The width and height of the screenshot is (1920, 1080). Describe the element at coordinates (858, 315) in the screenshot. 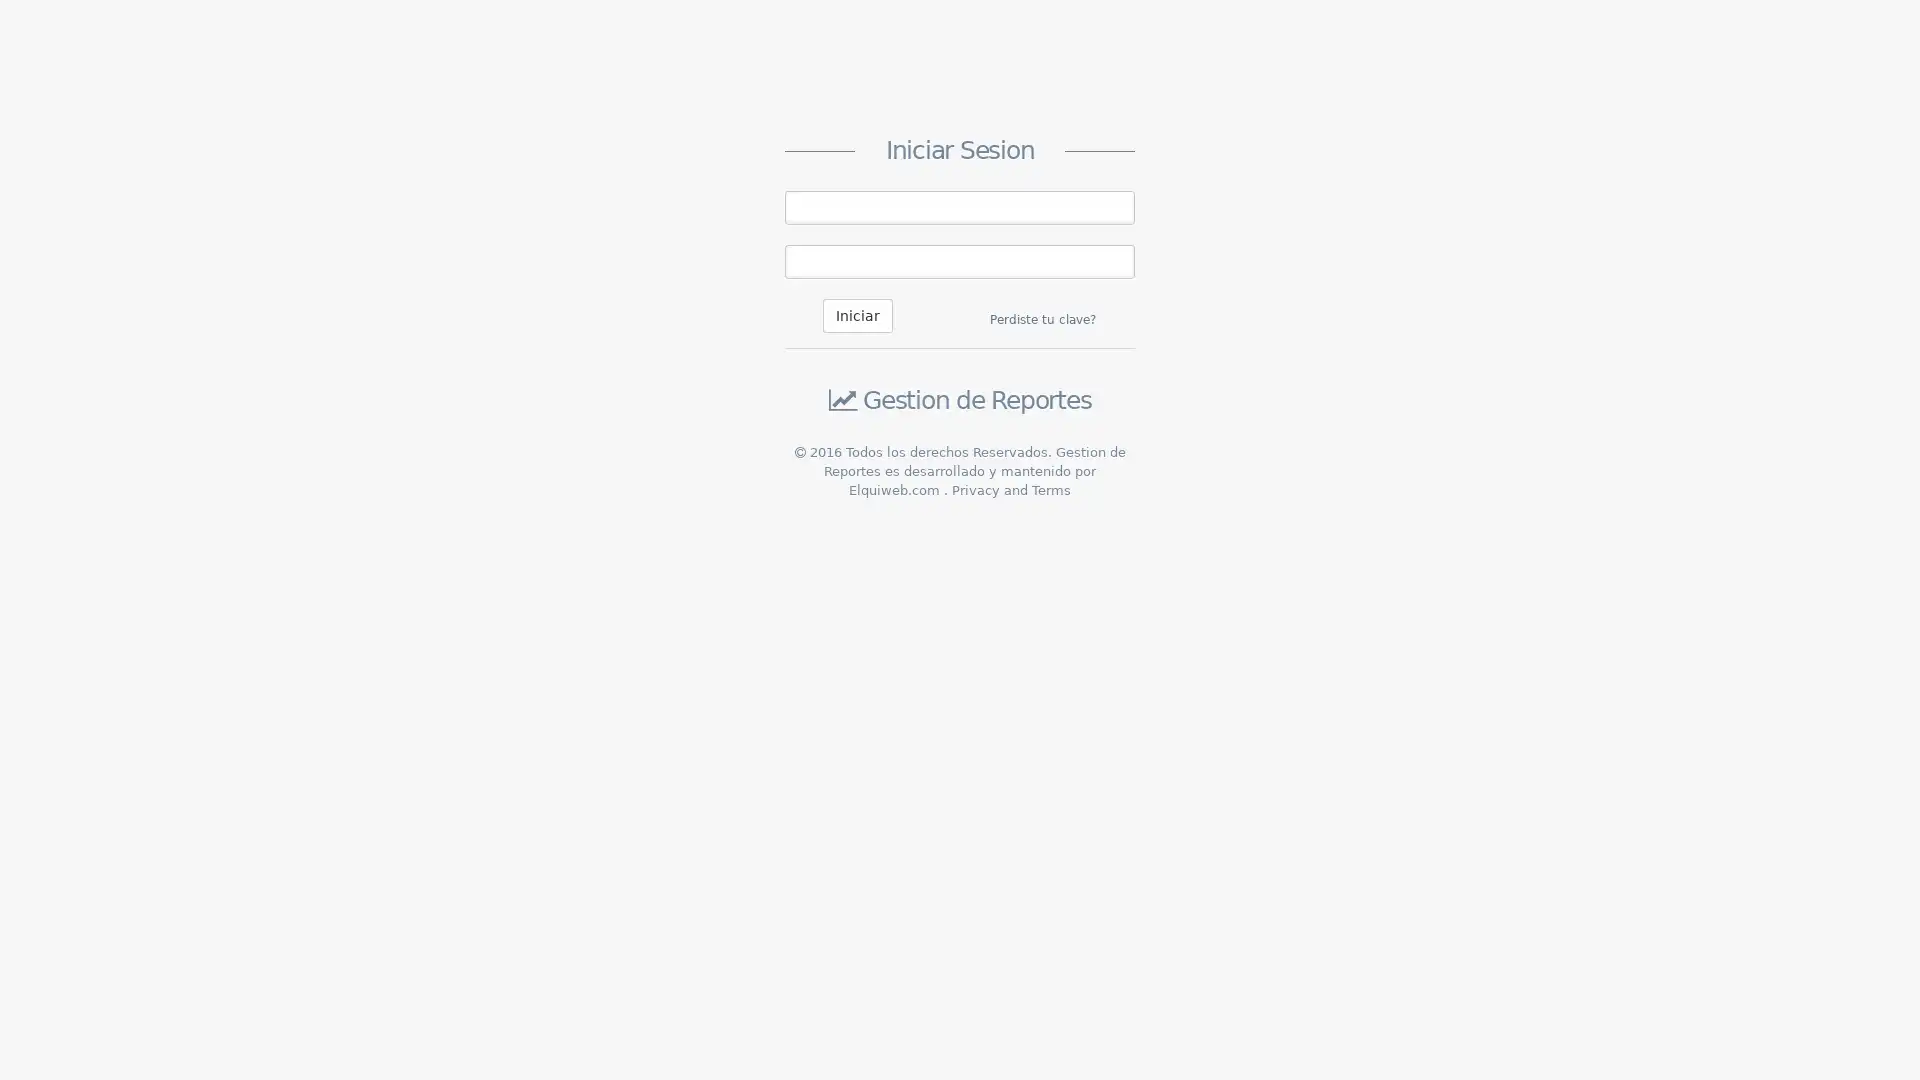

I see `Iniciar` at that location.